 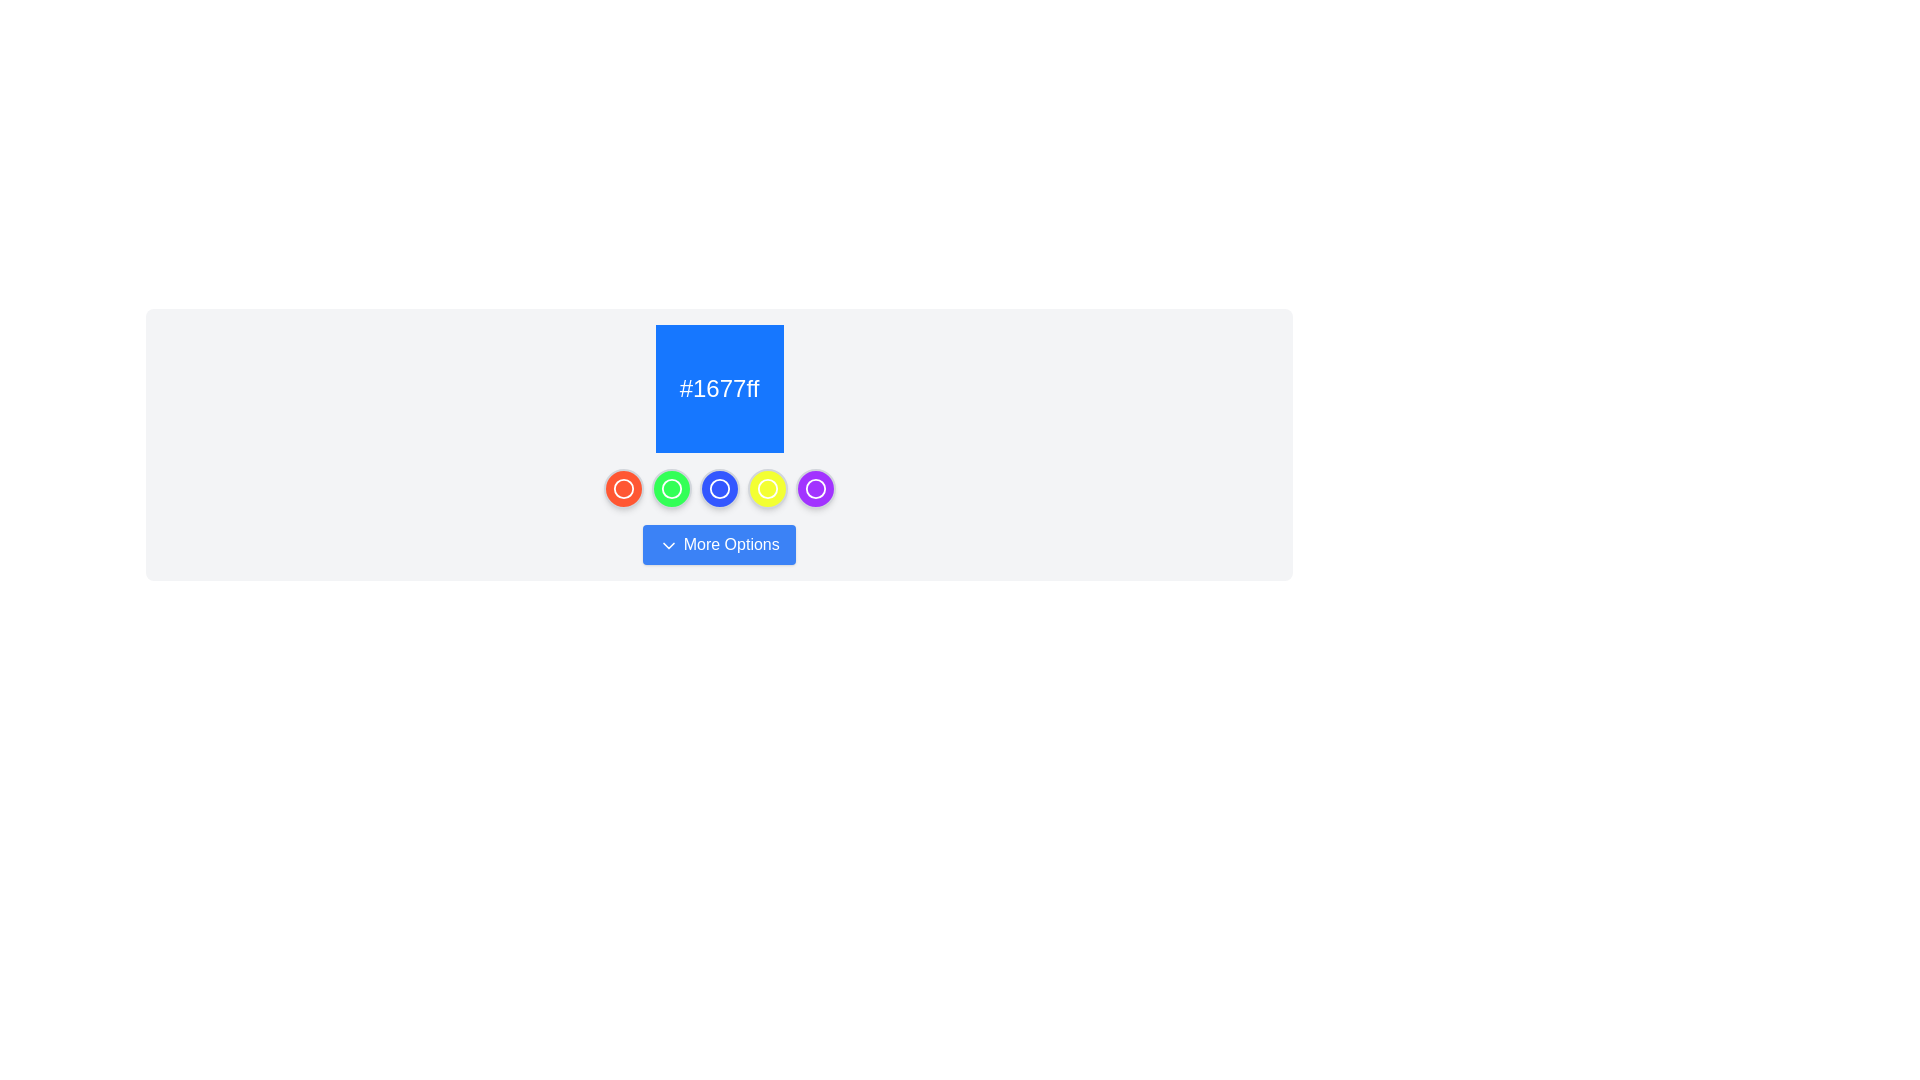 I want to click on the circular icon located on the far right in a horizontal row of five colored circular icons, so click(x=815, y=489).